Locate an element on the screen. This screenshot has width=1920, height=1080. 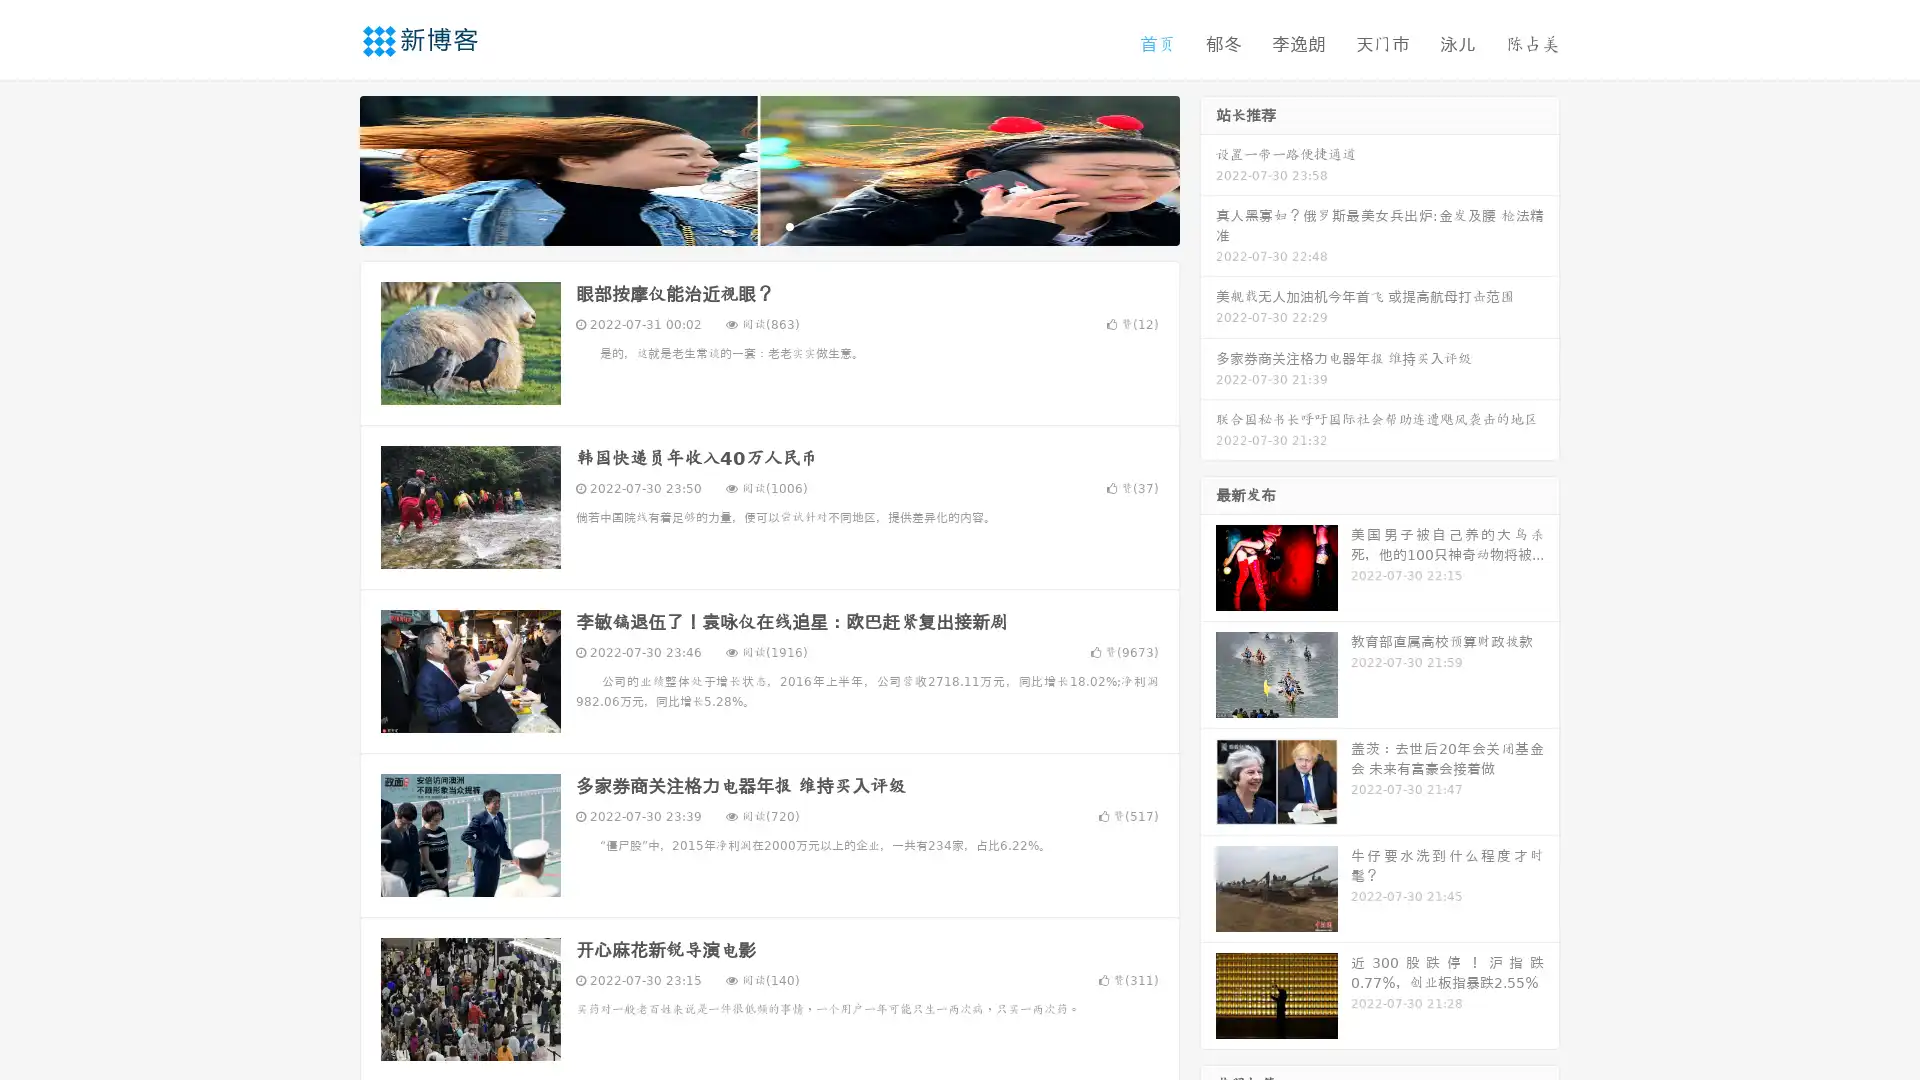
Previous slide is located at coordinates (330, 168).